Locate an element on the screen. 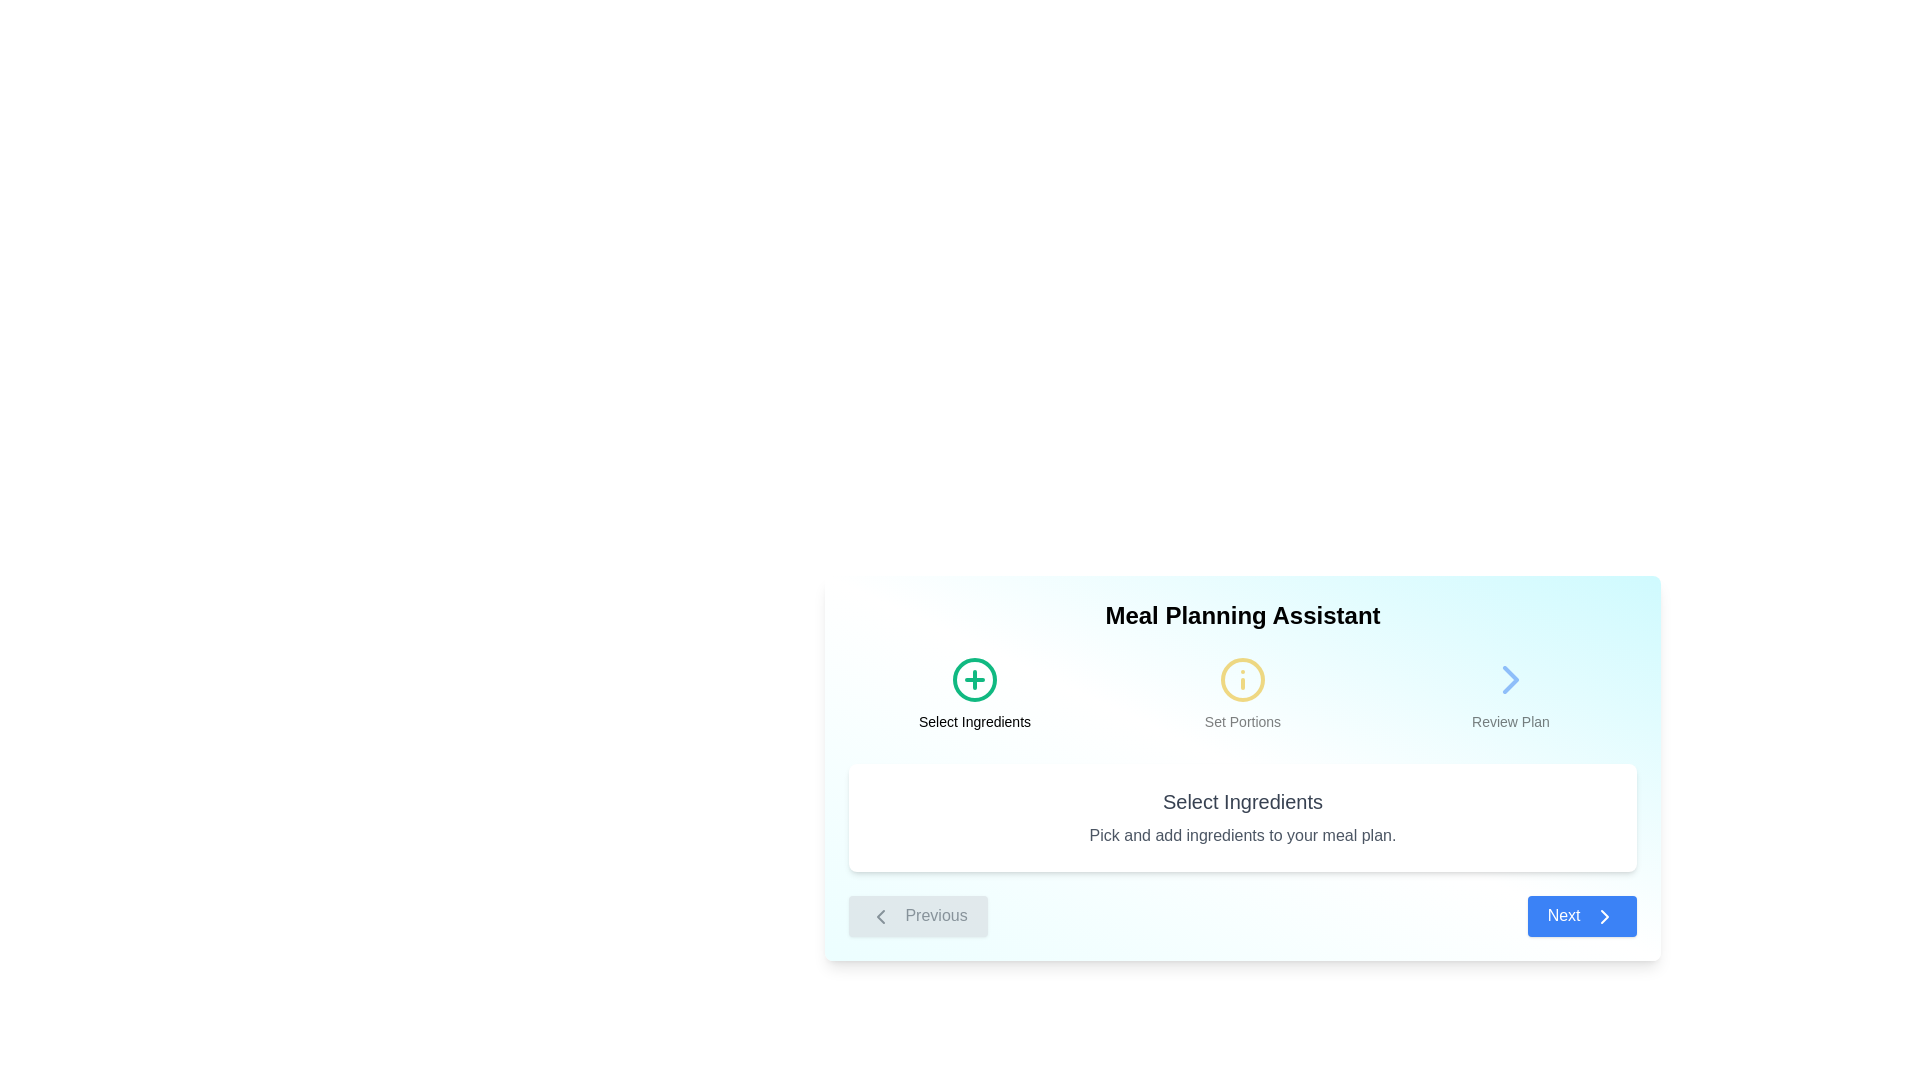  the Text label that serves as a heading for the ingredient selection section, which is located in the bottom section of the interface, above the smaller text about adding ingredients is located at coordinates (1242, 801).